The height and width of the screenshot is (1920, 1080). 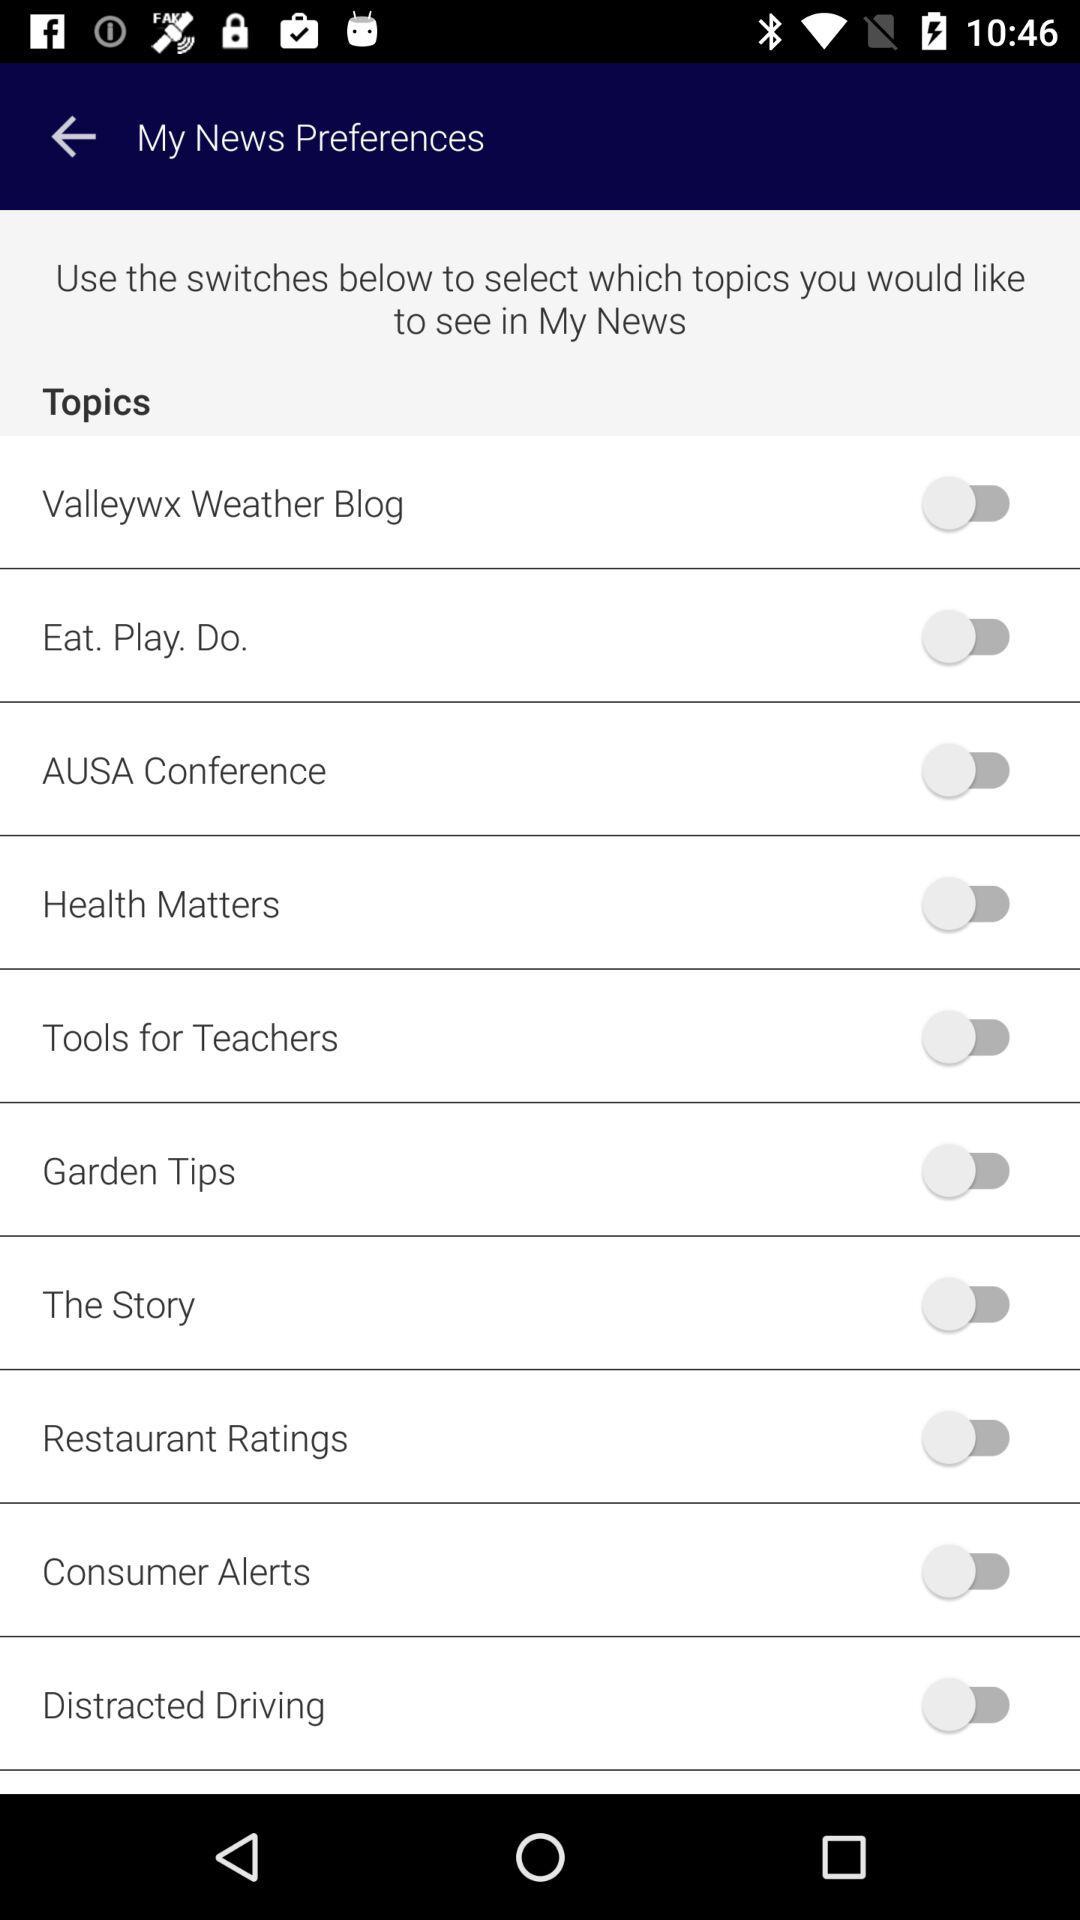 I want to click on the arrow_backward icon, so click(x=72, y=135).